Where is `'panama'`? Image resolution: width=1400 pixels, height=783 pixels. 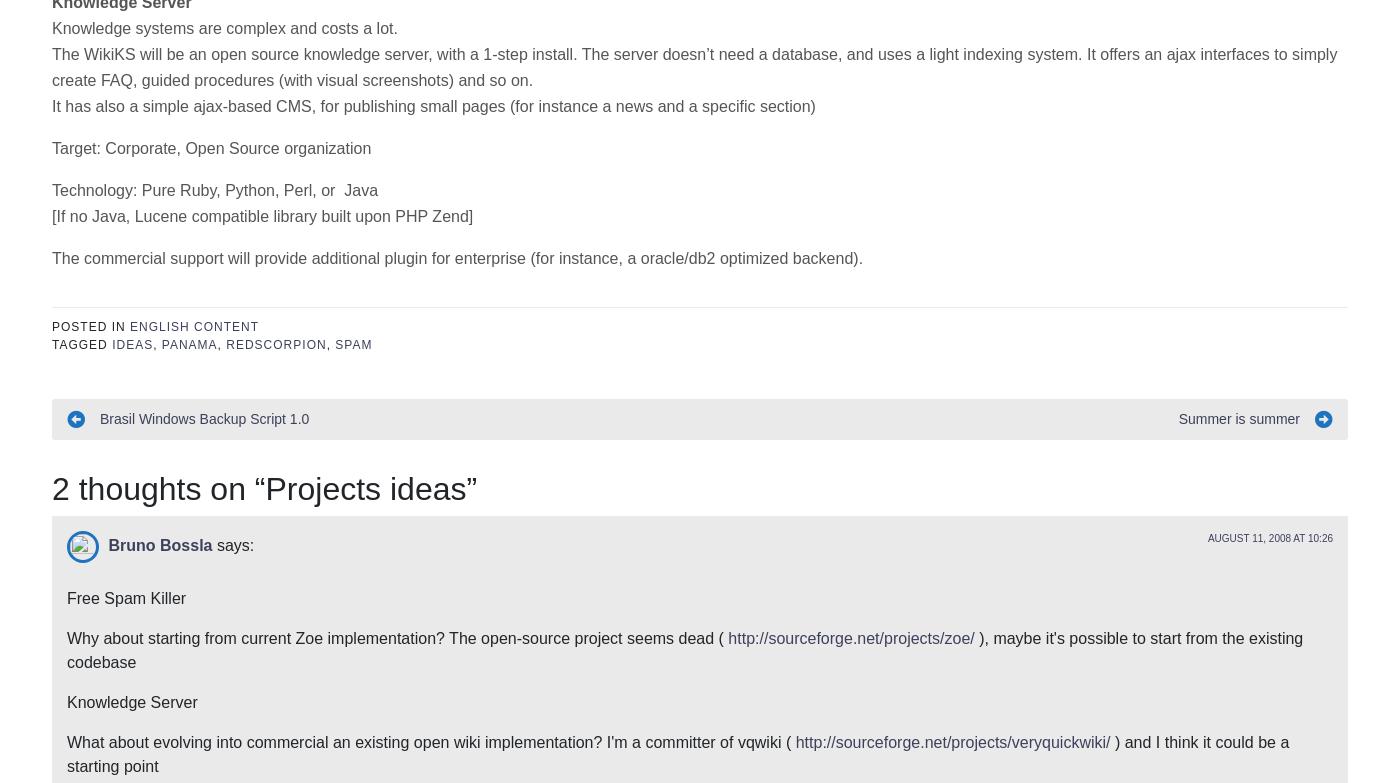 'panama' is located at coordinates (189, 45).